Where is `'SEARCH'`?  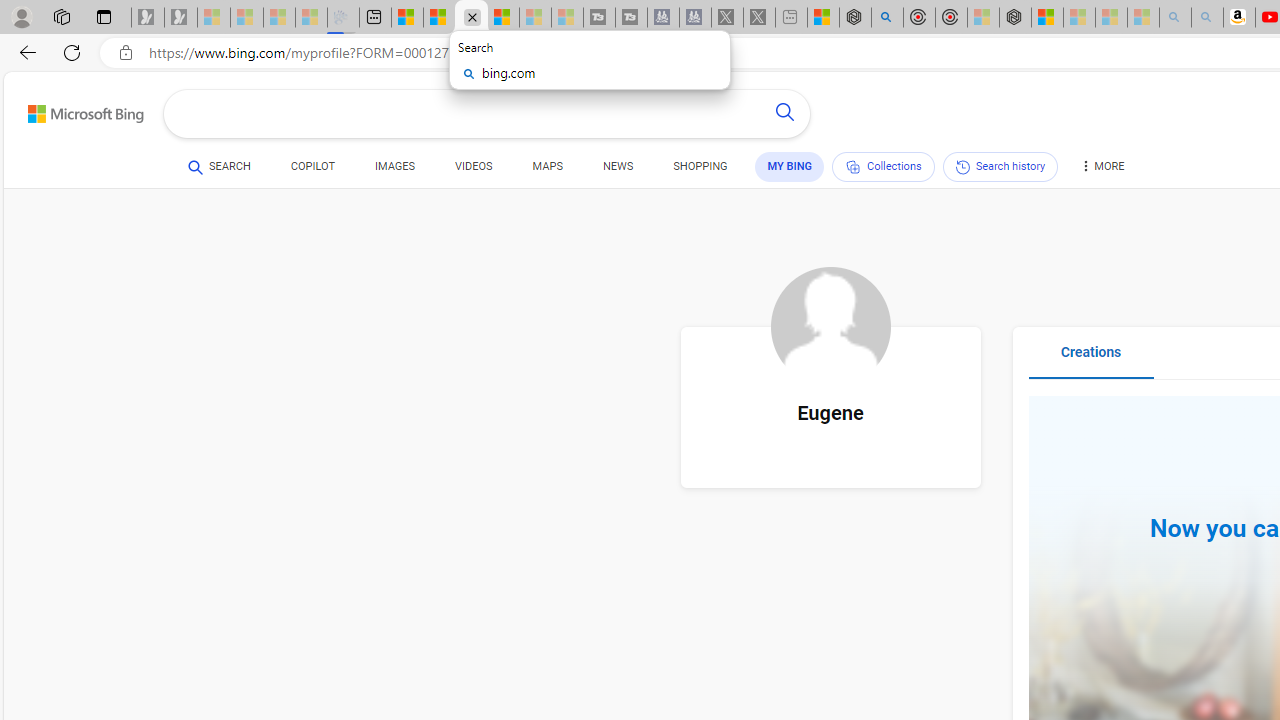
'SEARCH' is located at coordinates (219, 166).